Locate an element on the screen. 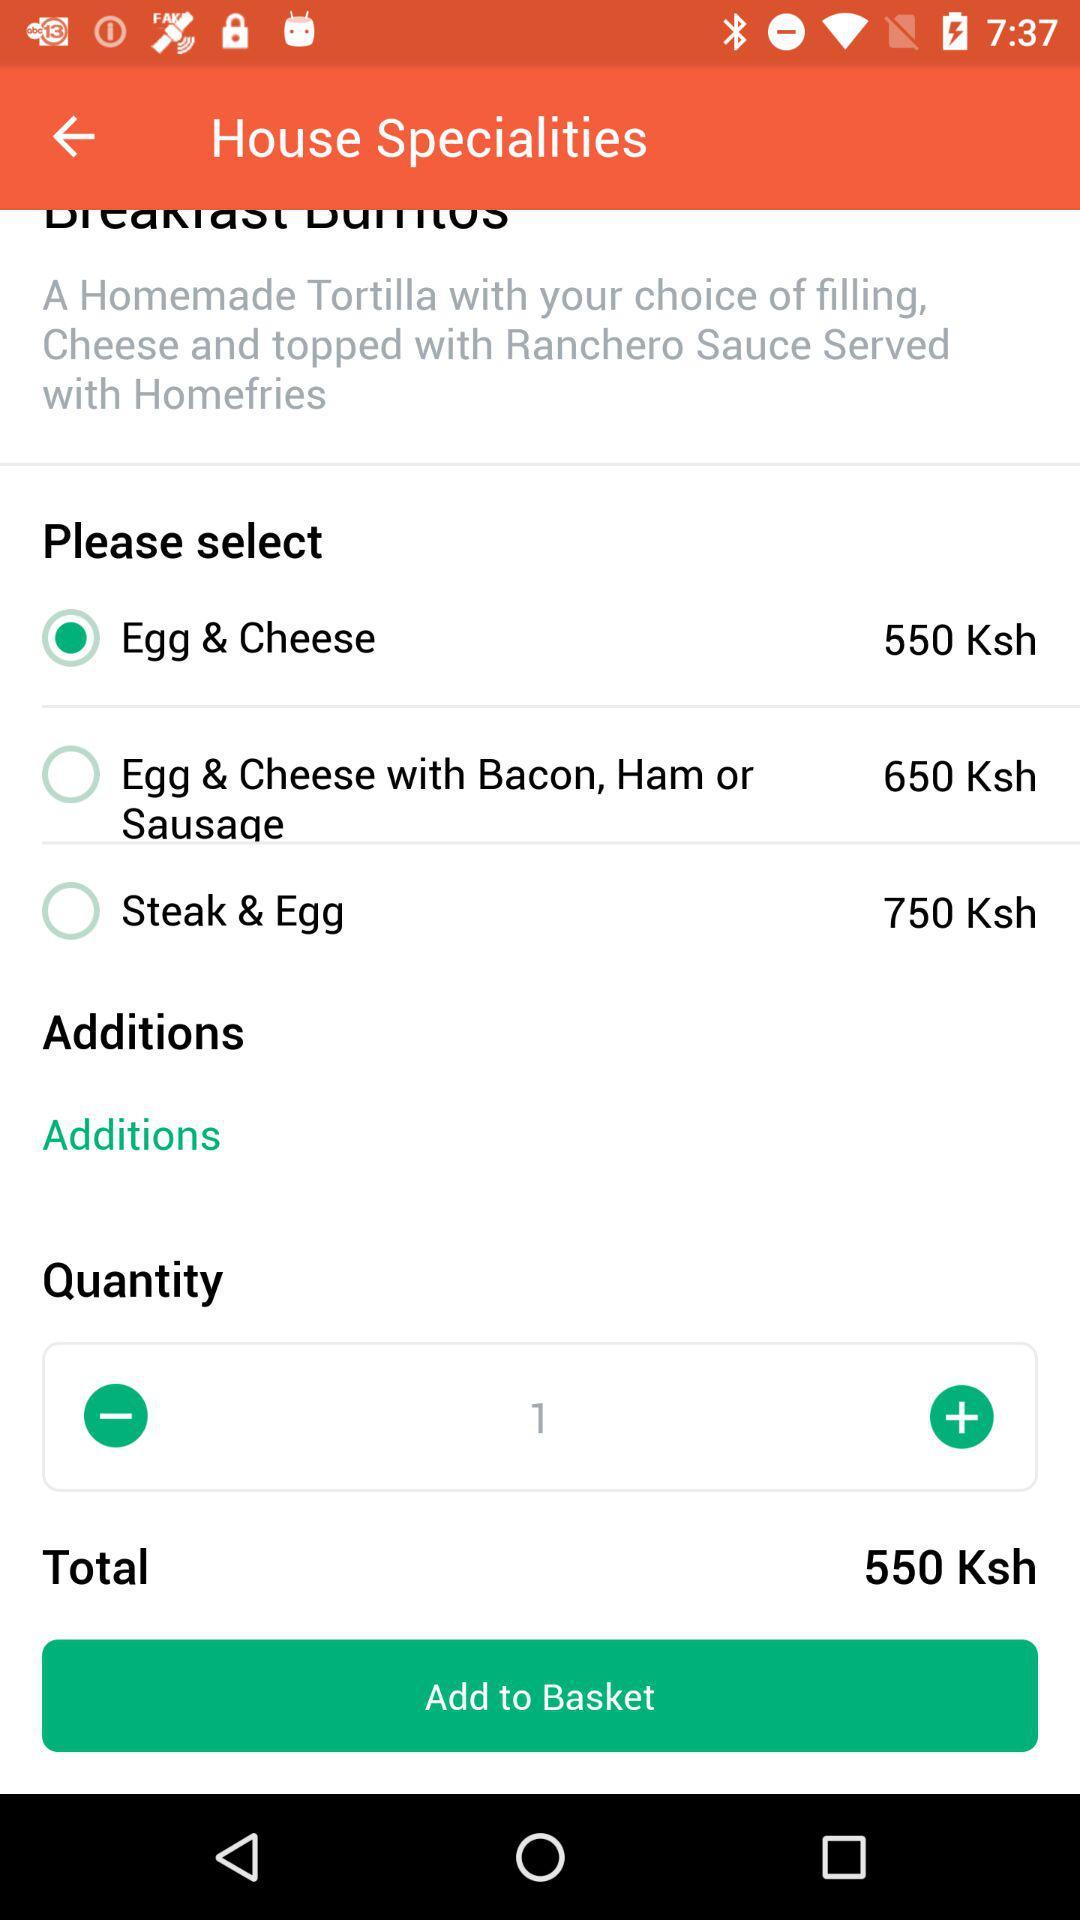 This screenshot has width=1080, height=1920. the item above 550 ksh item is located at coordinates (962, 1415).